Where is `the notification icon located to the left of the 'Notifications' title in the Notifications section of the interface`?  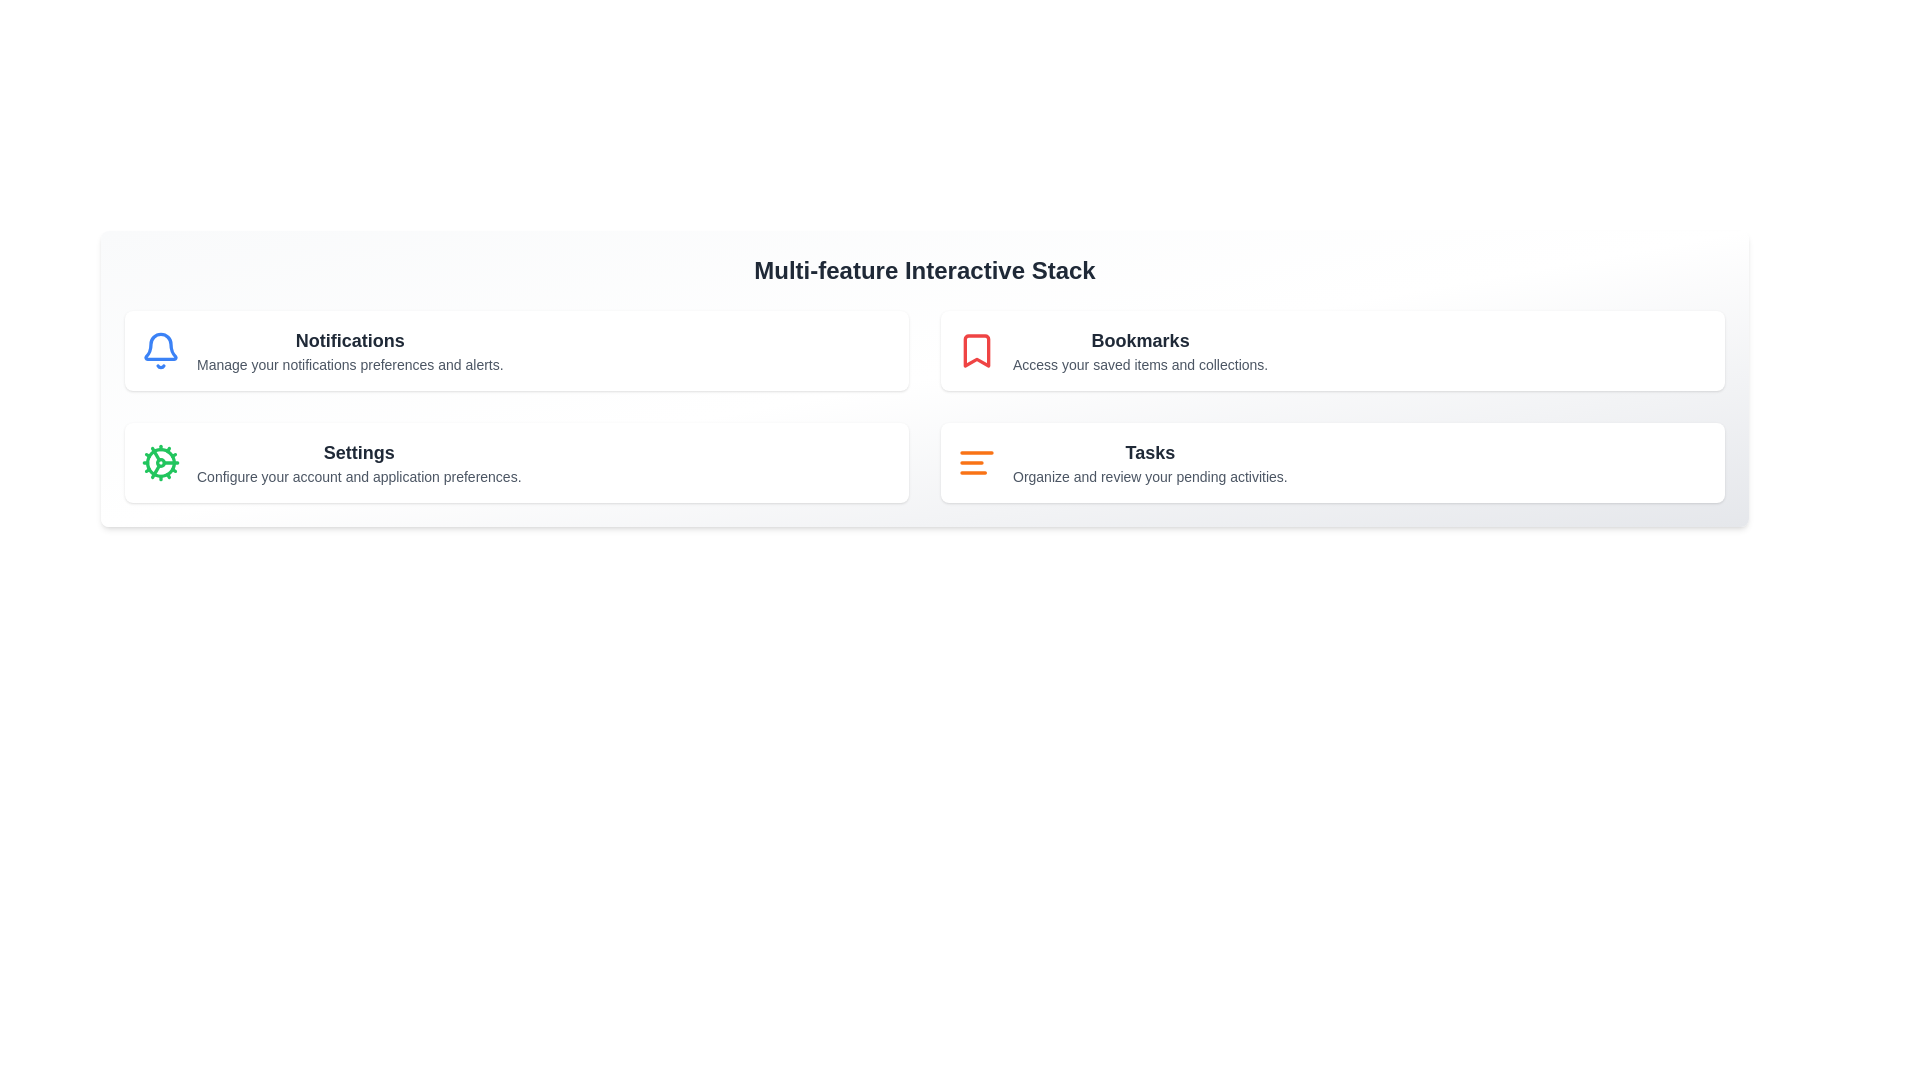
the notification icon located to the left of the 'Notifications' title in the Notifications section of the interface is located at coordinates (161, 350).